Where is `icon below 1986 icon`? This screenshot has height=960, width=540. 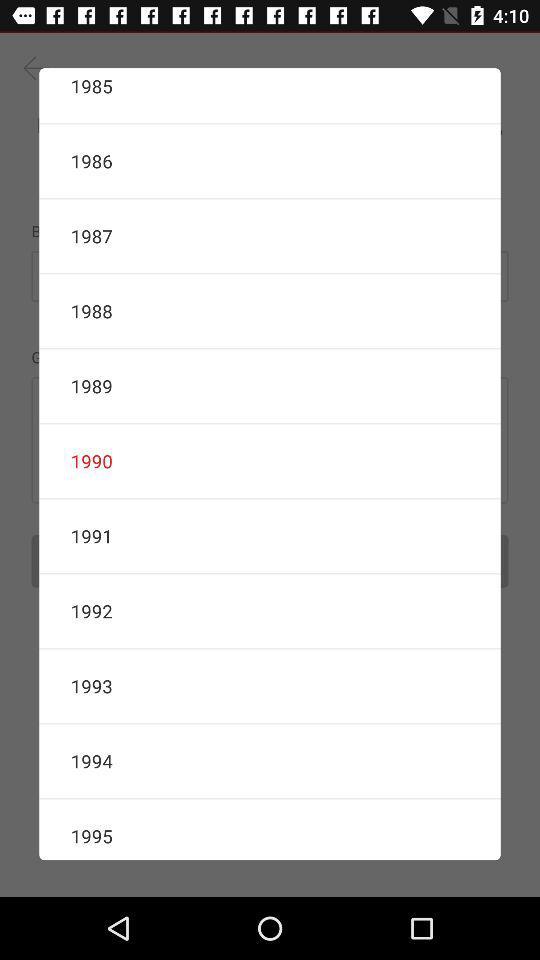
icon below 1986 icon is located at coordinates (270, 236).